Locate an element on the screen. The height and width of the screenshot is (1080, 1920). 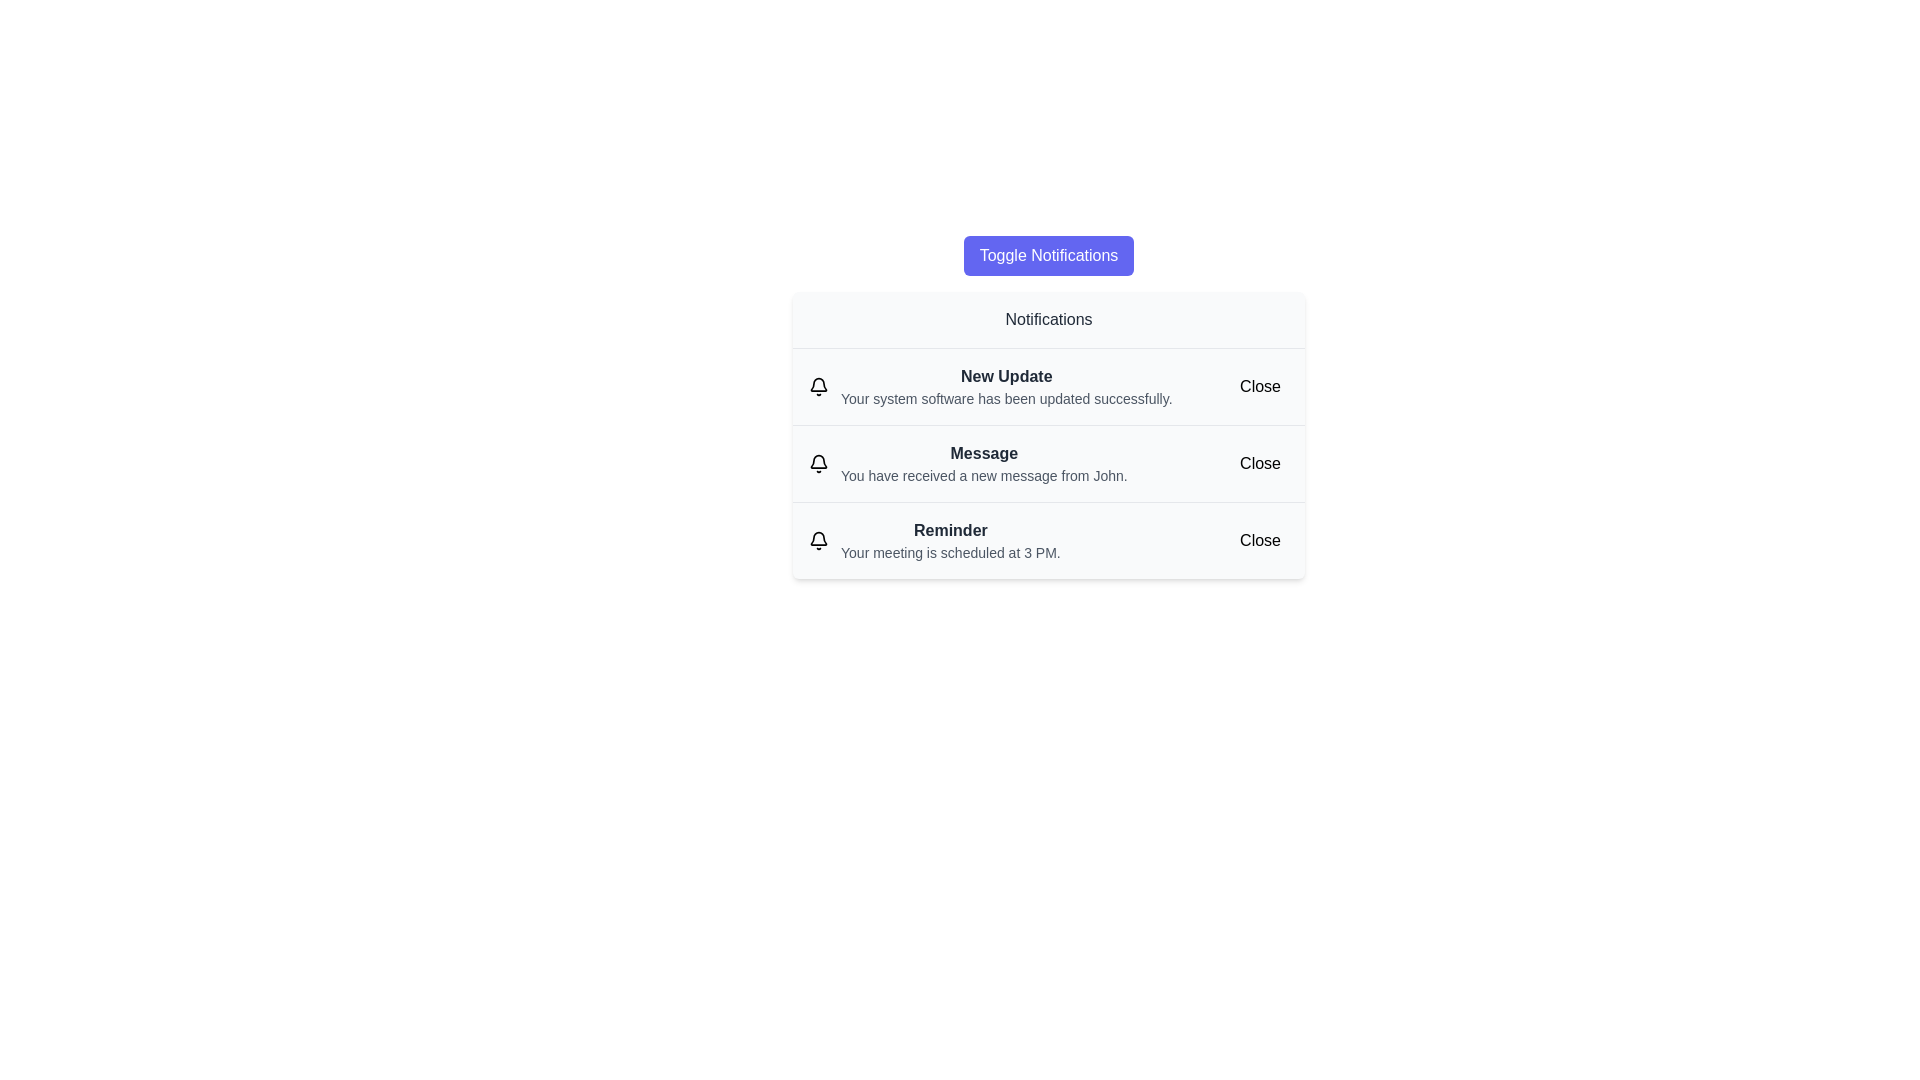
the 'Close' button, which is a rectangular button with bold black text against a light background, located at the far-right end of a notification entry is located at coordinates (1259, 463).